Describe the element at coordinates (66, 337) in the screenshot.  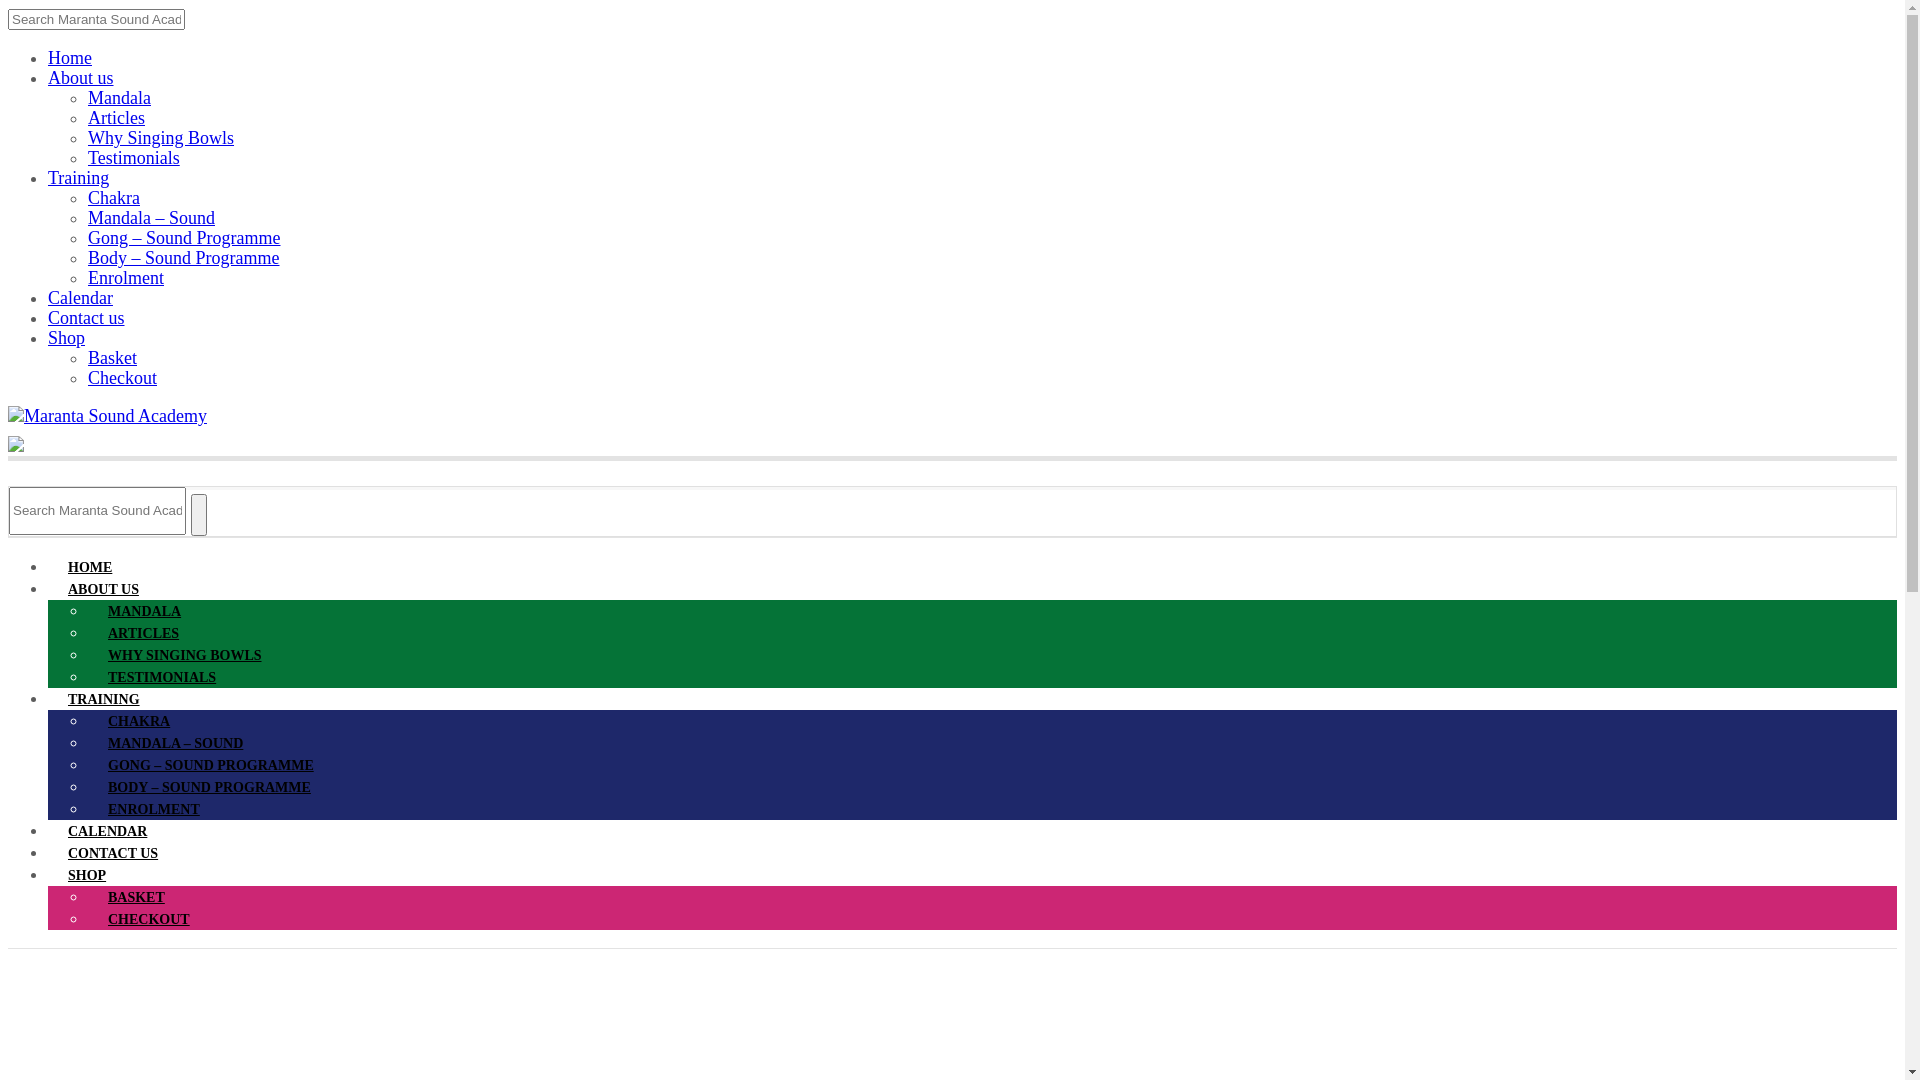
I see `'Shop'` at that location.